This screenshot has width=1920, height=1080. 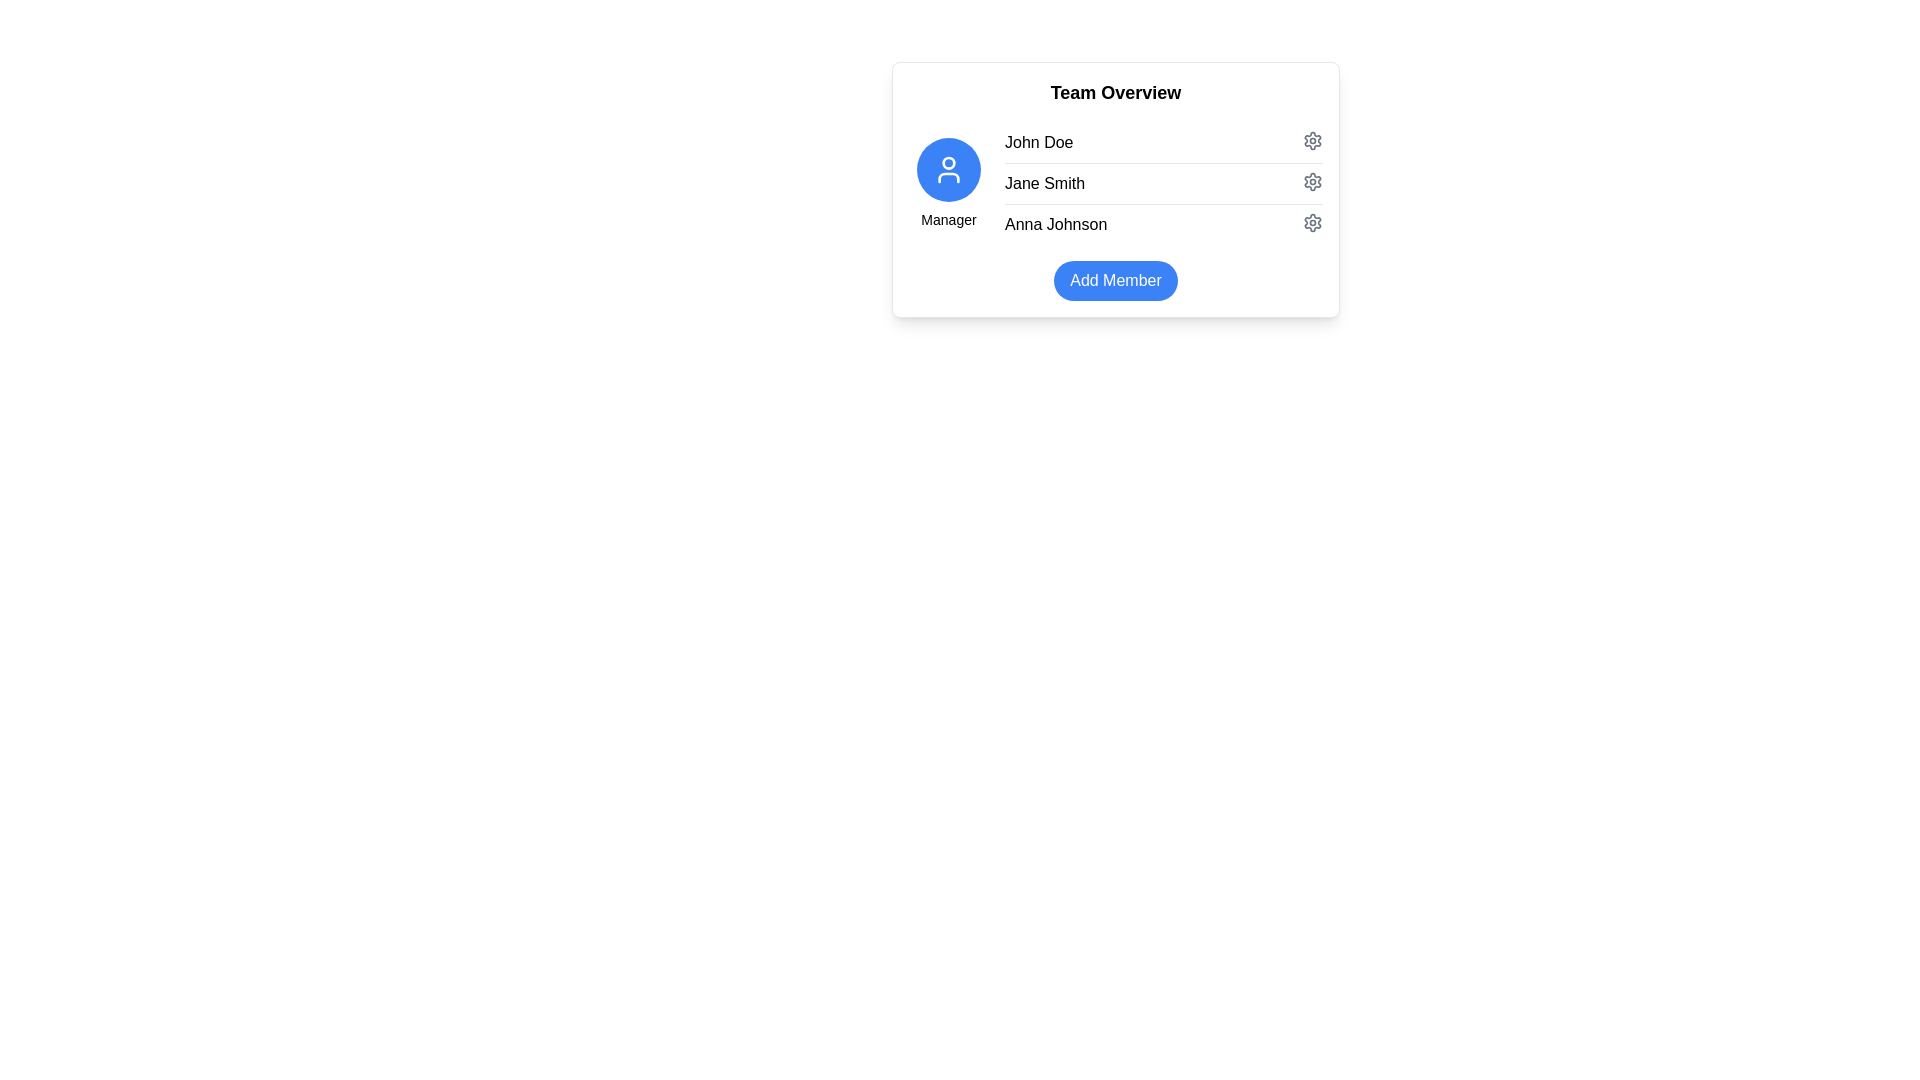 What do you see at coordinates (948, 168) in the screenshot?
I see `the medium-sized circular badge with a bright blue background and a white user icon, located at the top of the sidebar above the text 'Manager'` at bounding box center [948, 168].